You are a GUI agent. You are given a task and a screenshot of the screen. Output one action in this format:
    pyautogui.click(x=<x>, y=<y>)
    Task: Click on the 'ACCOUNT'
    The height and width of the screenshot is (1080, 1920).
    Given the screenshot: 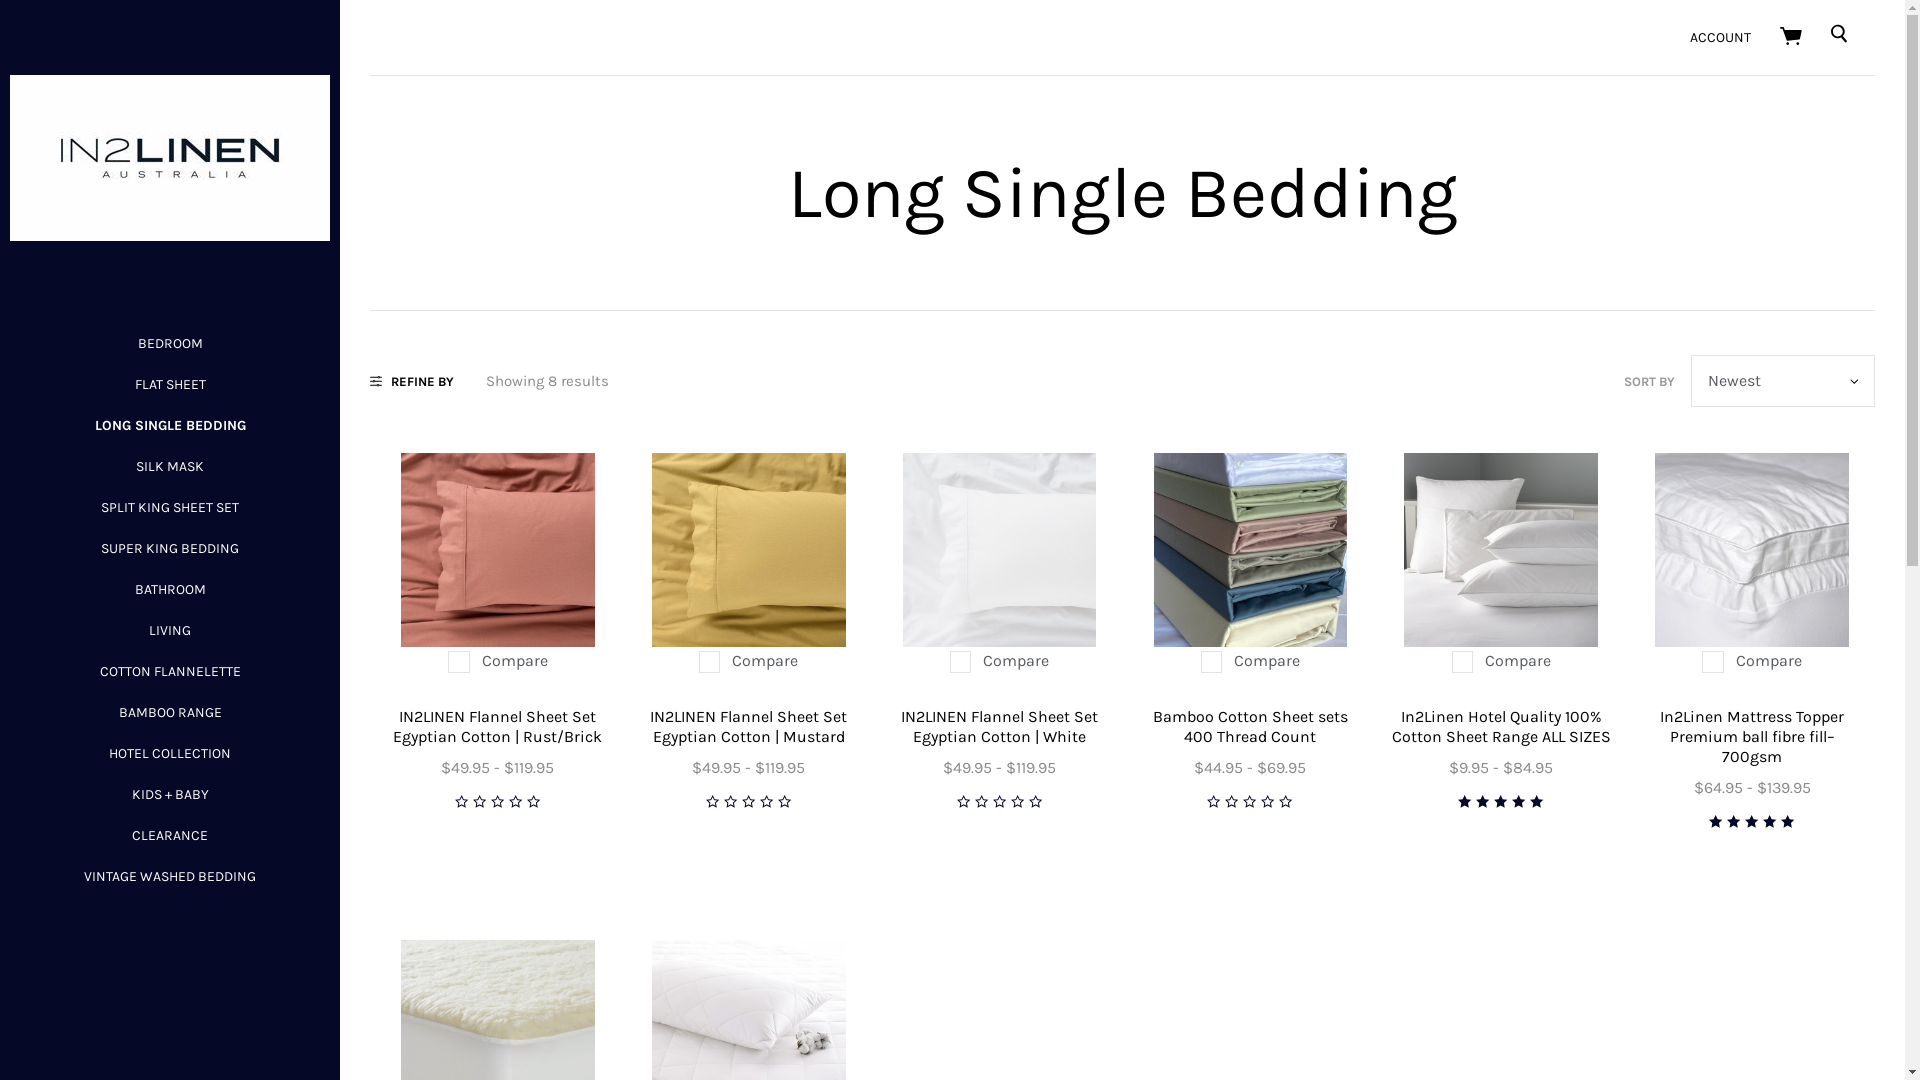 What is the action you would take?
    pyautogui.click(x=1719, y=37)
    